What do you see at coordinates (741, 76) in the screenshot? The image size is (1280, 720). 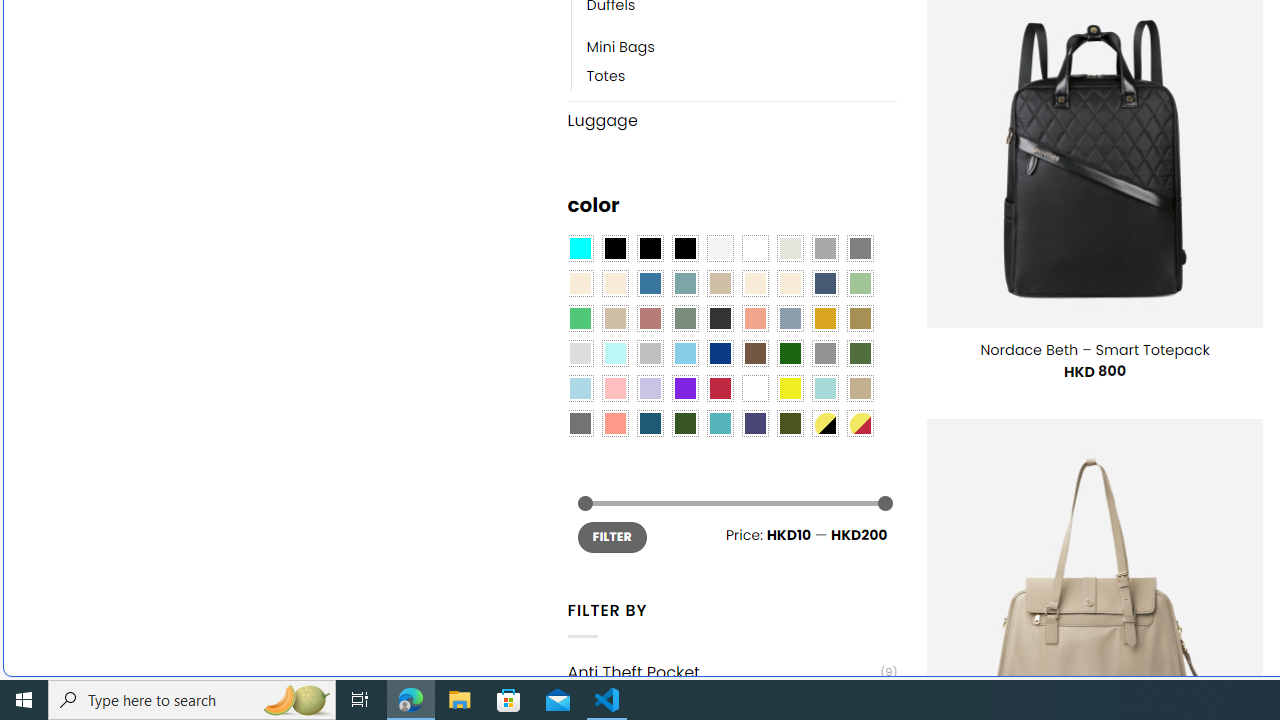 I see `'Totes'` at bounding box center [741, 76].